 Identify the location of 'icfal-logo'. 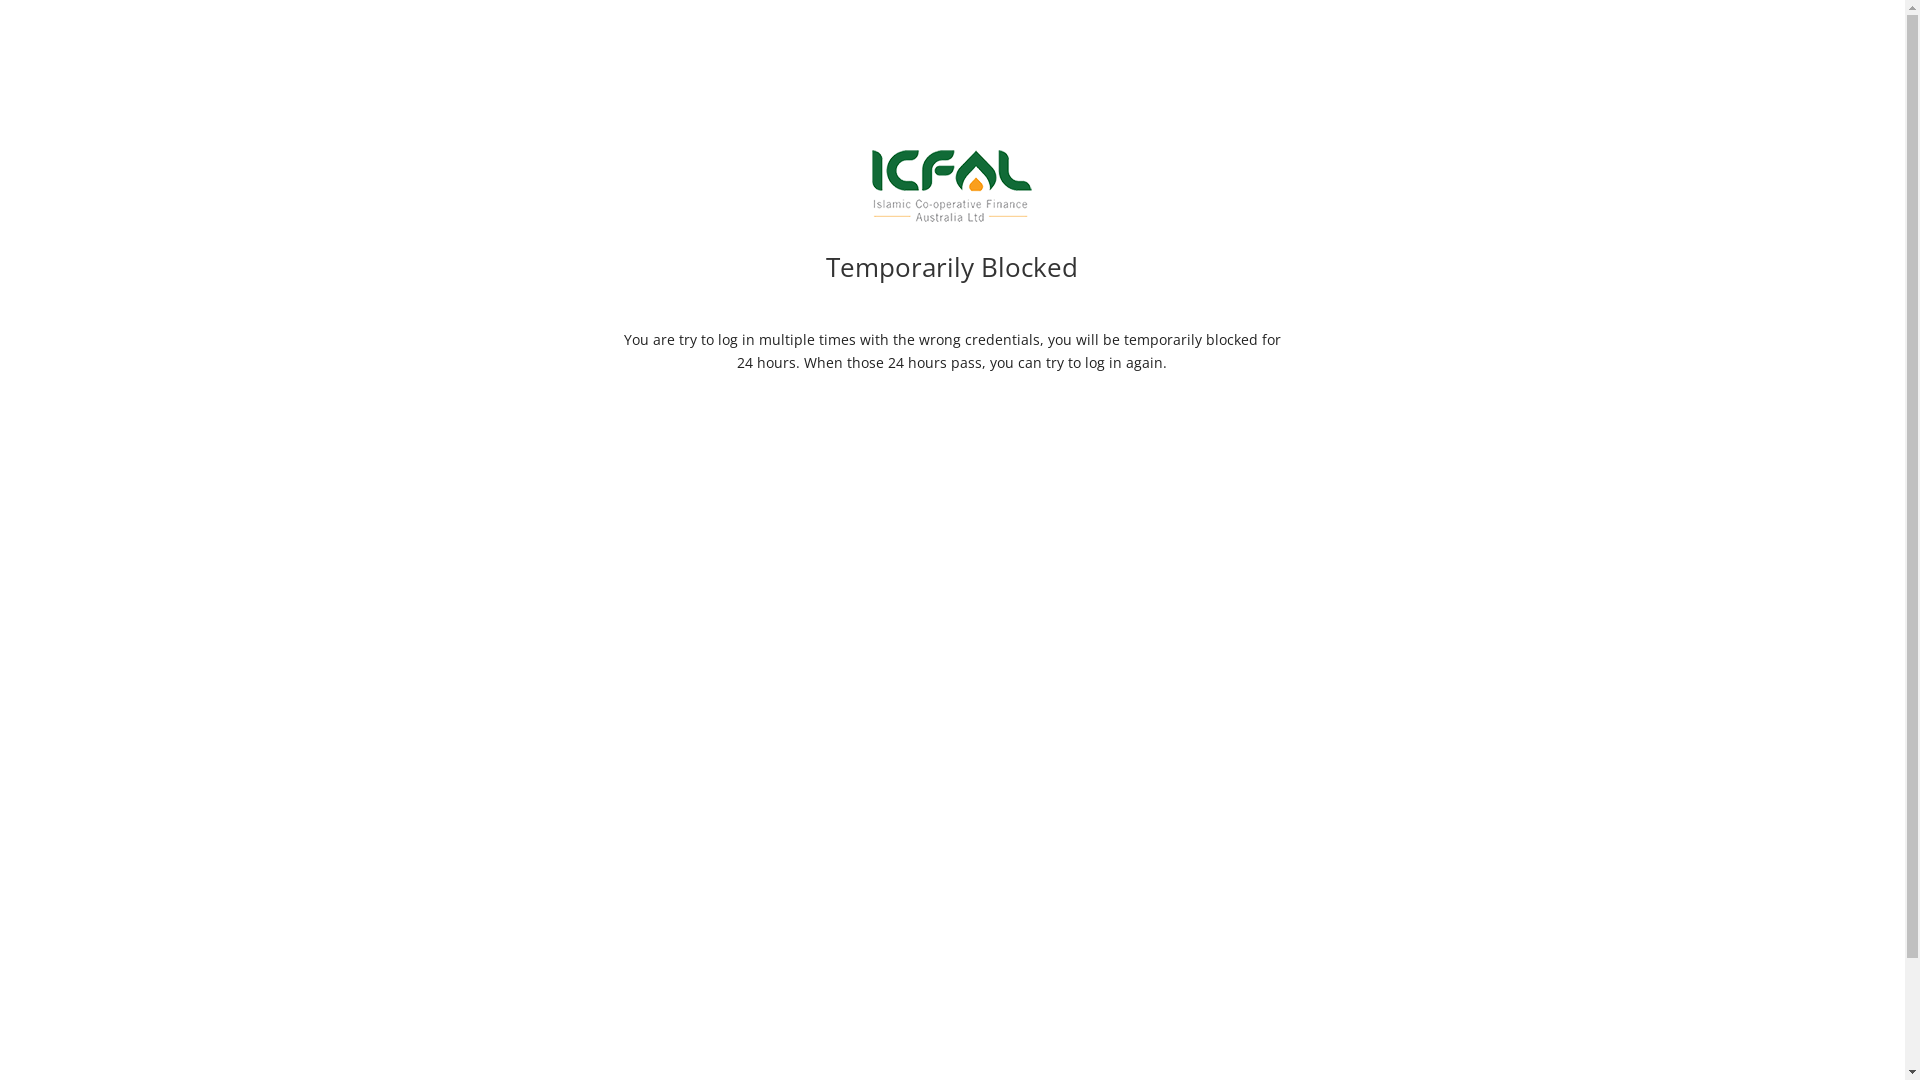
(950, 185).